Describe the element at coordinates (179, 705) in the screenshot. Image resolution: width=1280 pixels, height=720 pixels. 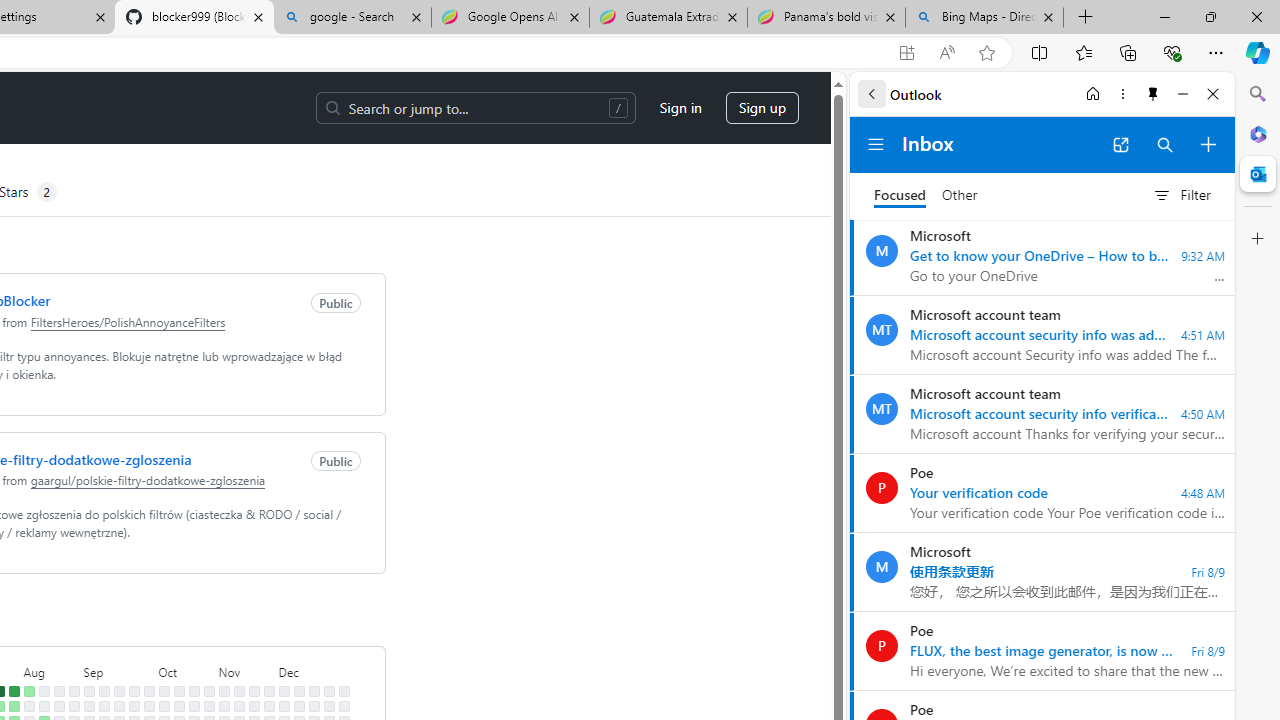
I see `'No contributions on October 14th.'` at that location.